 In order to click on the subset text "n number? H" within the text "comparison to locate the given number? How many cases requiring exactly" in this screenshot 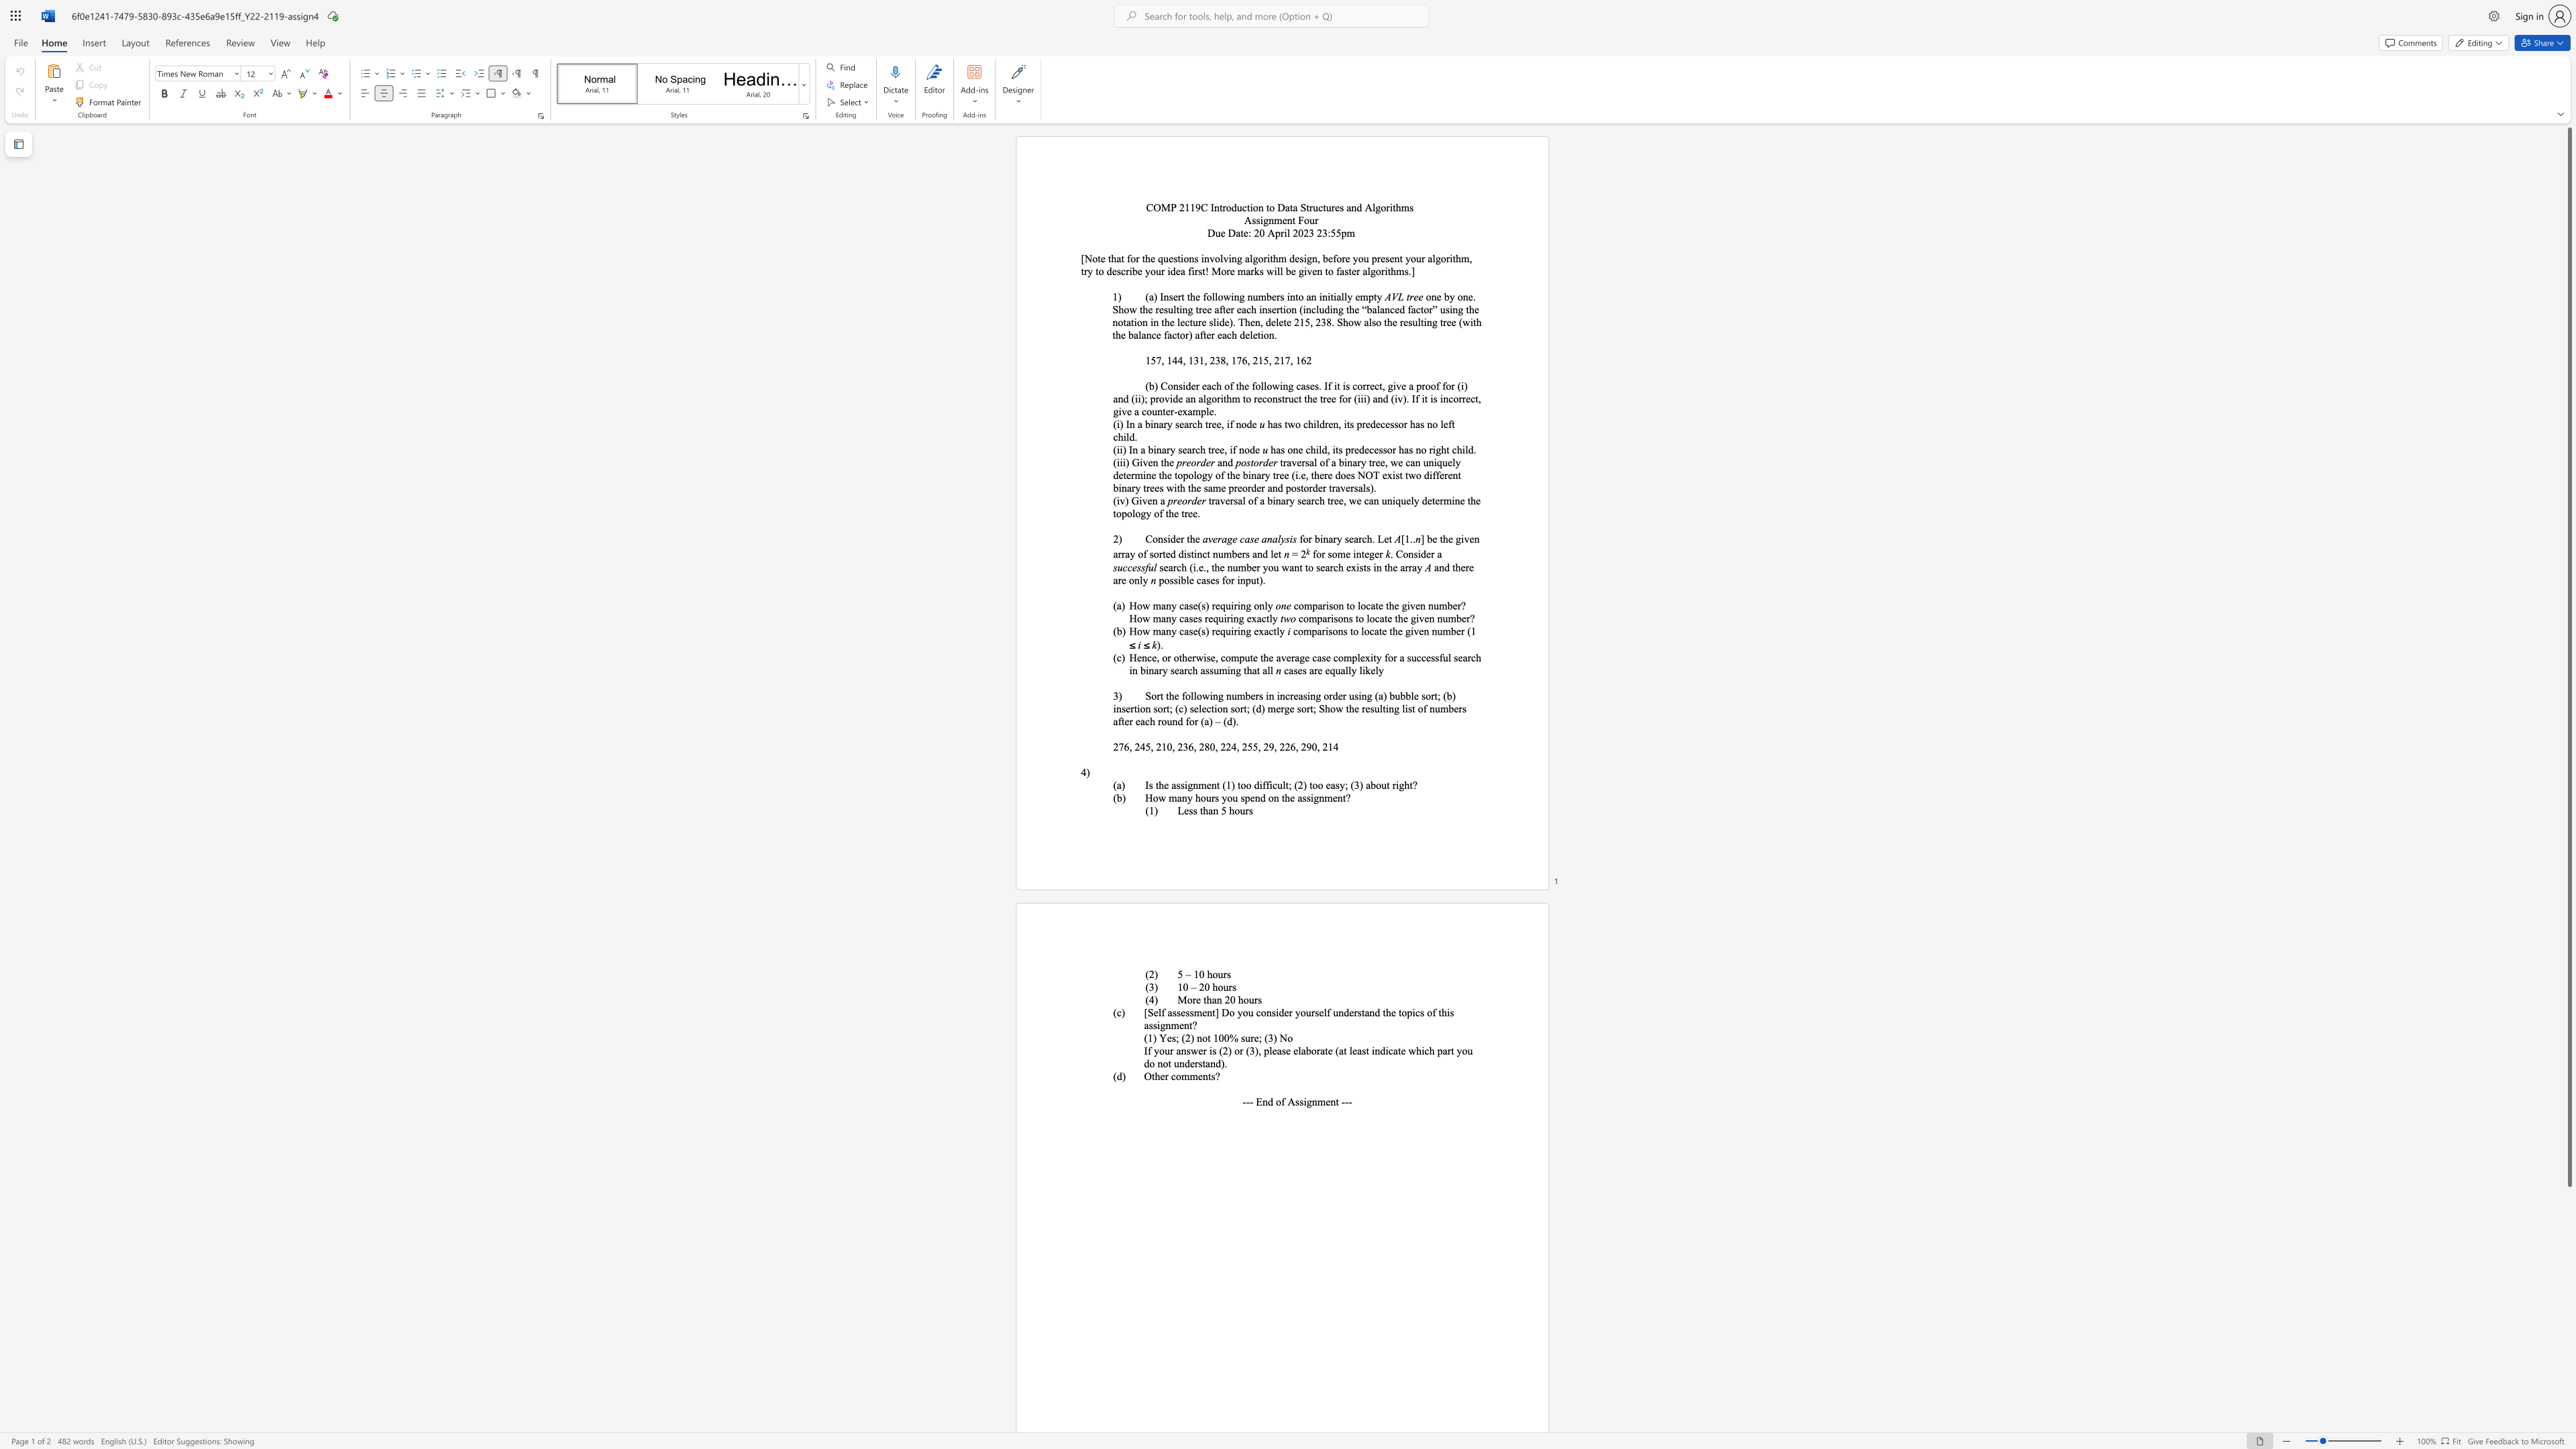, I will do `click(1419, 604)`.